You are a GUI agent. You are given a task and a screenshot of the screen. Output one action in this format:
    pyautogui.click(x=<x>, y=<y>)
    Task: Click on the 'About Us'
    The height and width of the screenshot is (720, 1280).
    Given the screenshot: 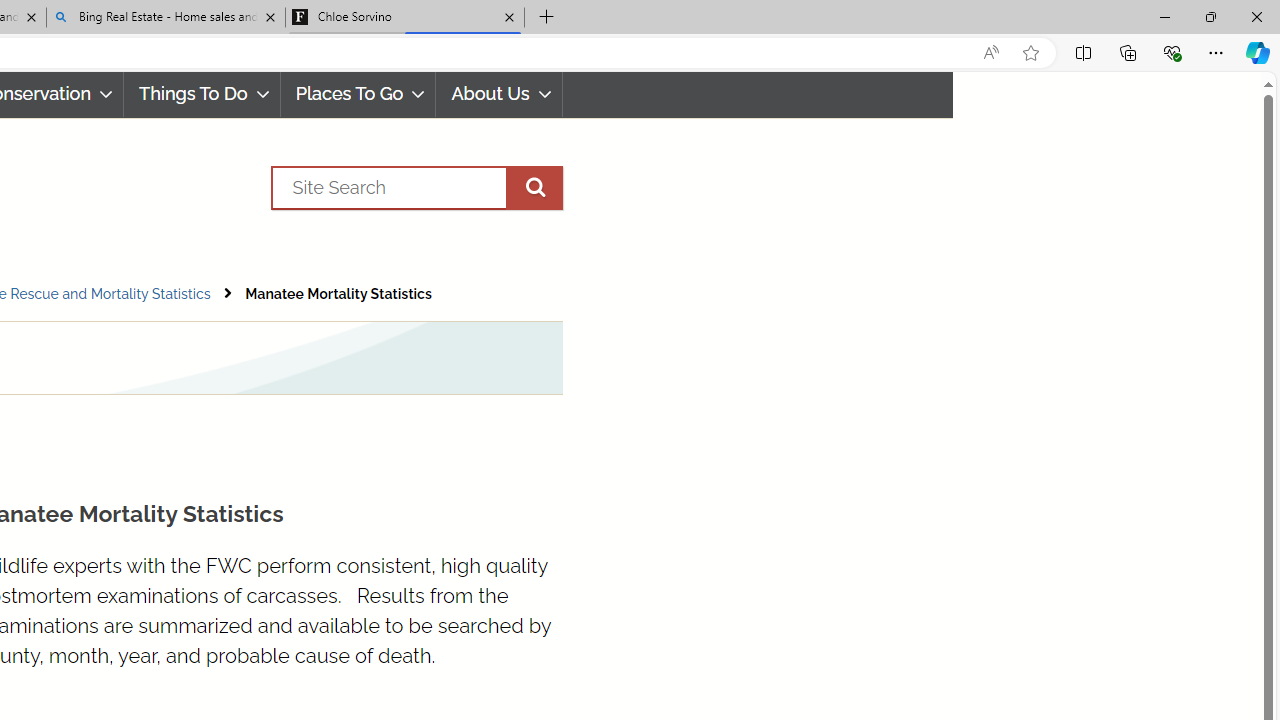 What is the action you would take?
    pyautogui.click(x=499, y=94)
    